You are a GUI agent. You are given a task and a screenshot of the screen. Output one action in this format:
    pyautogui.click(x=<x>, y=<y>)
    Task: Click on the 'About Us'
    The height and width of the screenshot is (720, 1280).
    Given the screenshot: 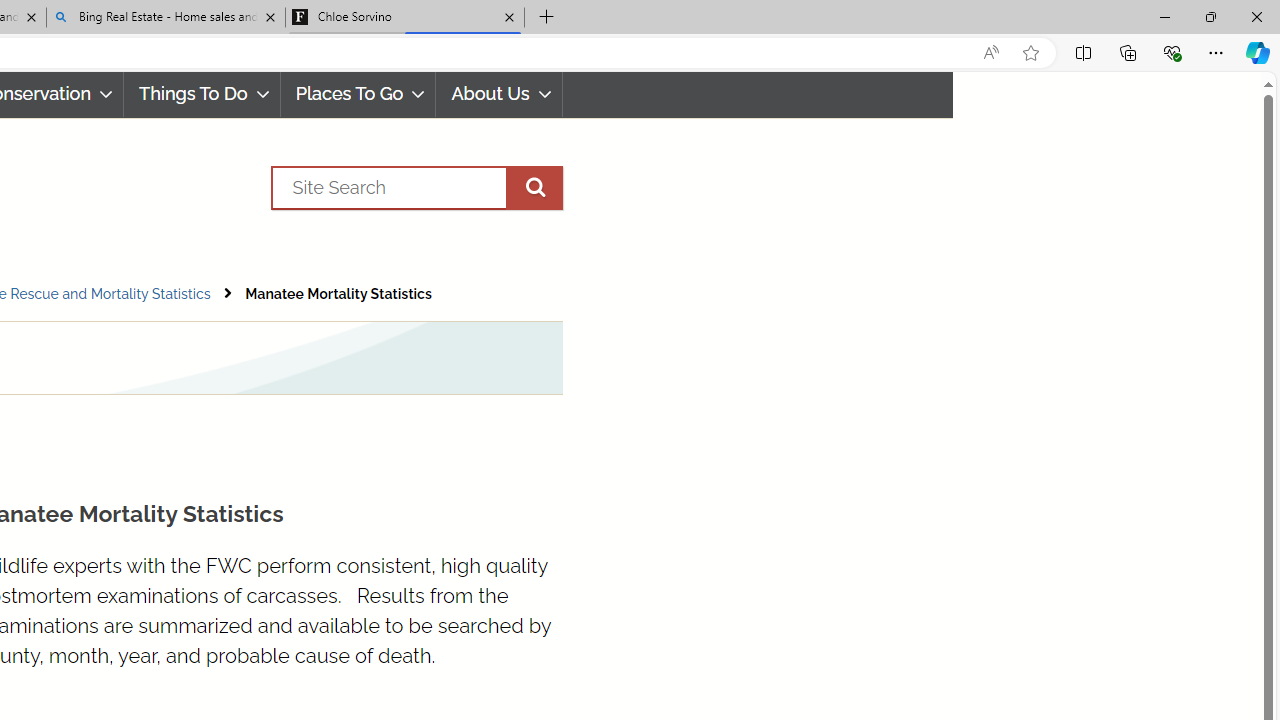 What is the action you would take?
    pyautogui.click(x=499, y=94)
    